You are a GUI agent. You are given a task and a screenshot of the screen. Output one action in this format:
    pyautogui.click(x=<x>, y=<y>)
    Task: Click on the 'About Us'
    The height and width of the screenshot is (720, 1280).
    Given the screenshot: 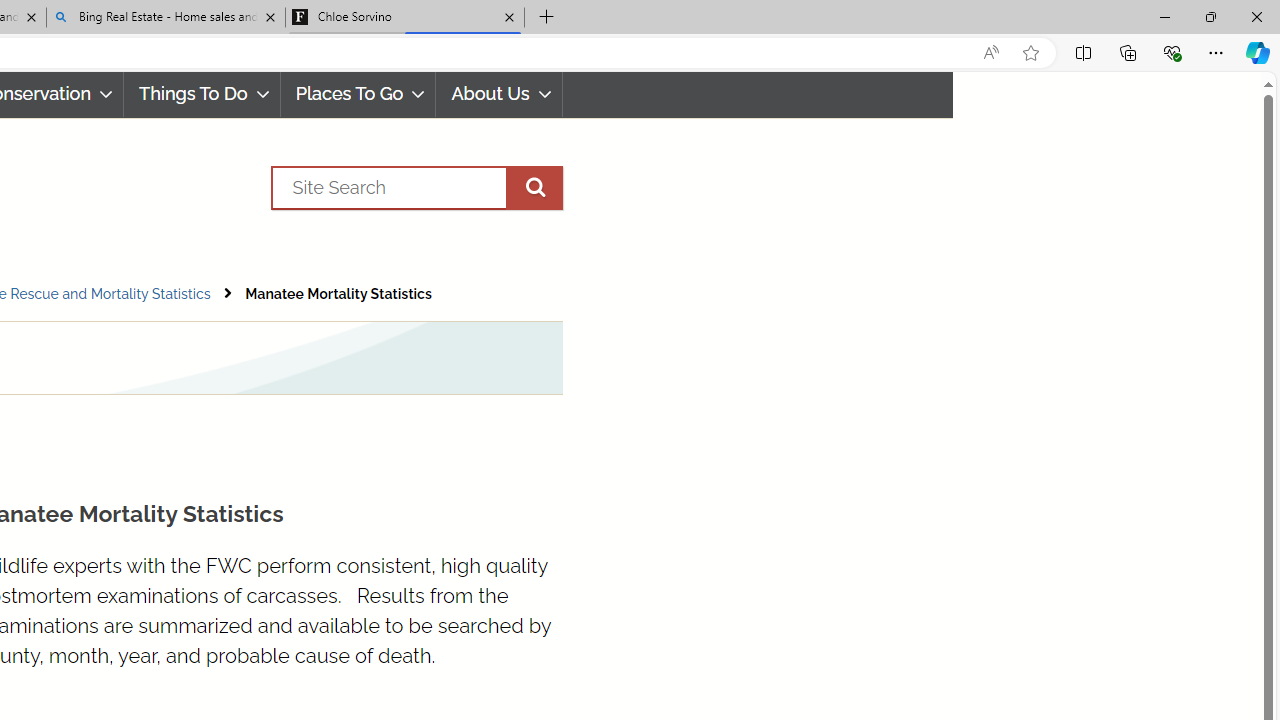 What is the action you would take?
    pyautogui.click(x=499, y=94)
    